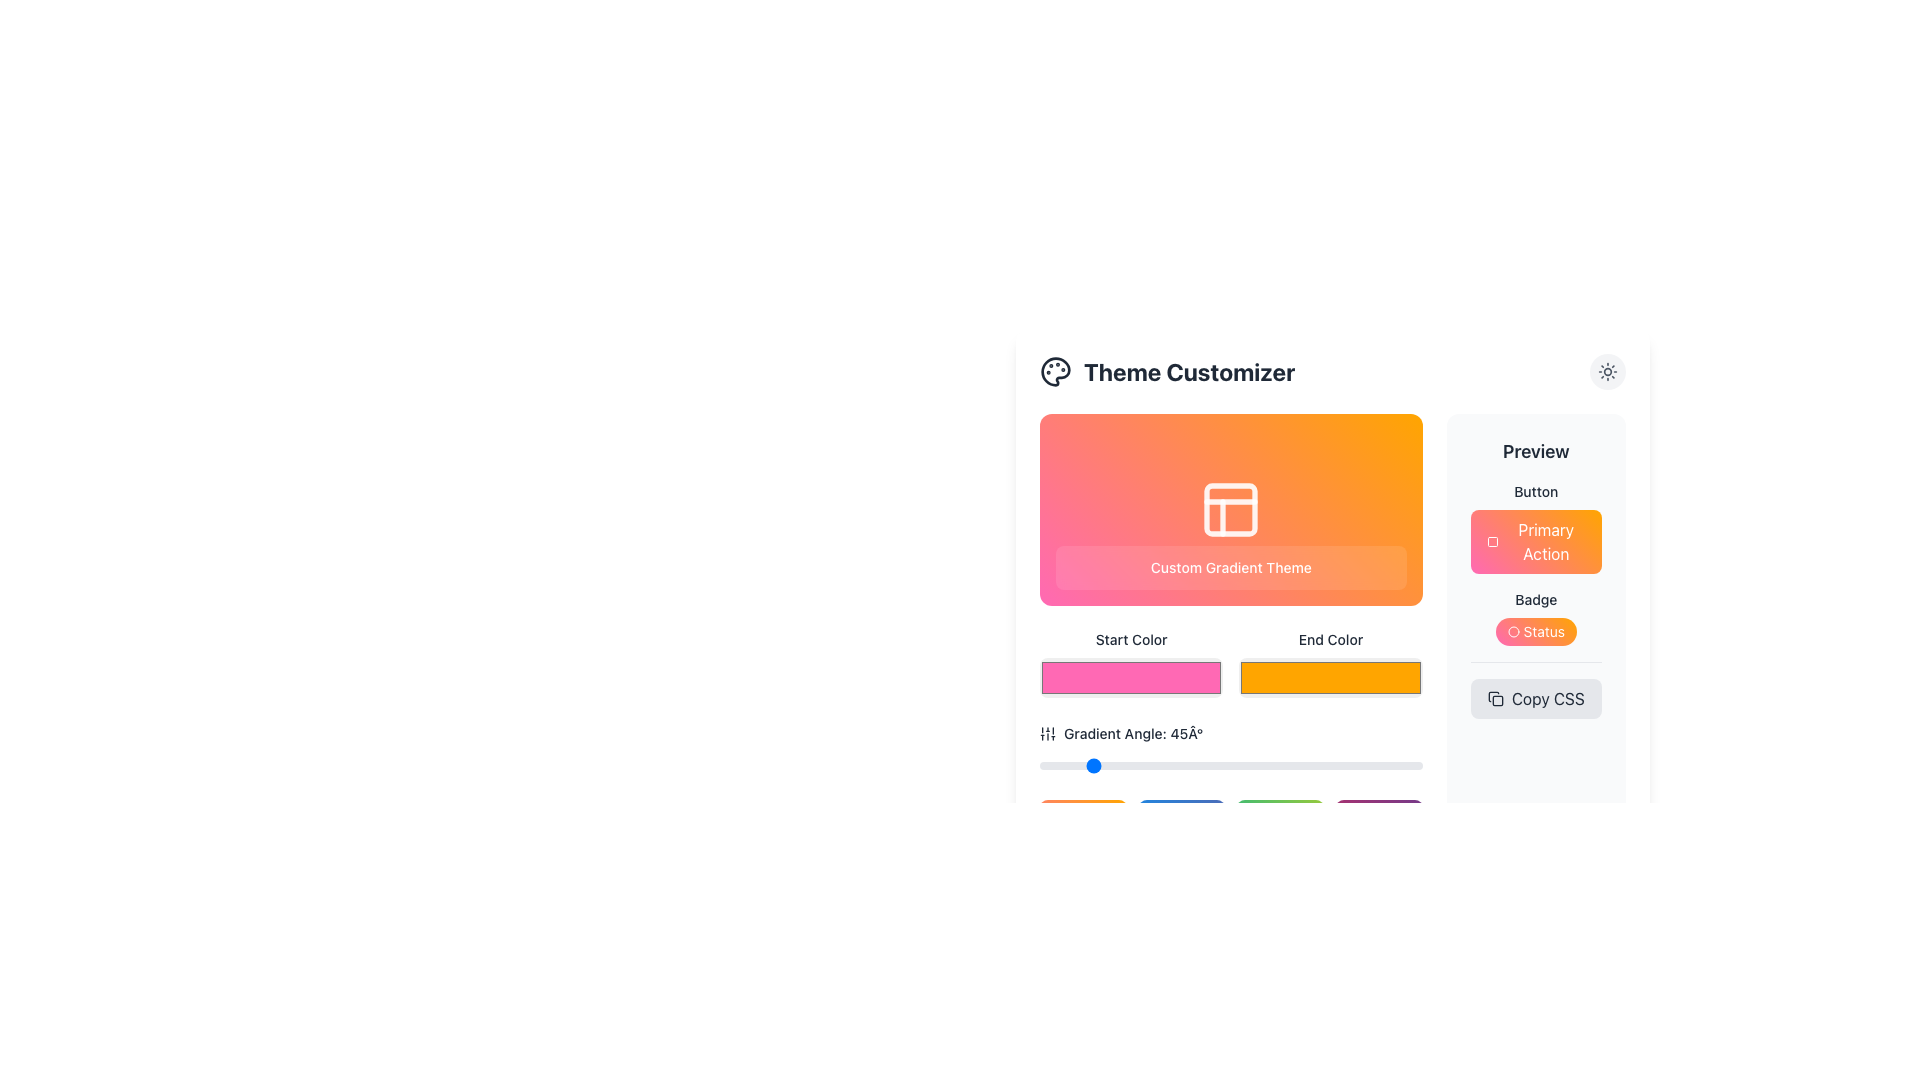  I want to click on the gradient angle slider, so click(1139, 765).